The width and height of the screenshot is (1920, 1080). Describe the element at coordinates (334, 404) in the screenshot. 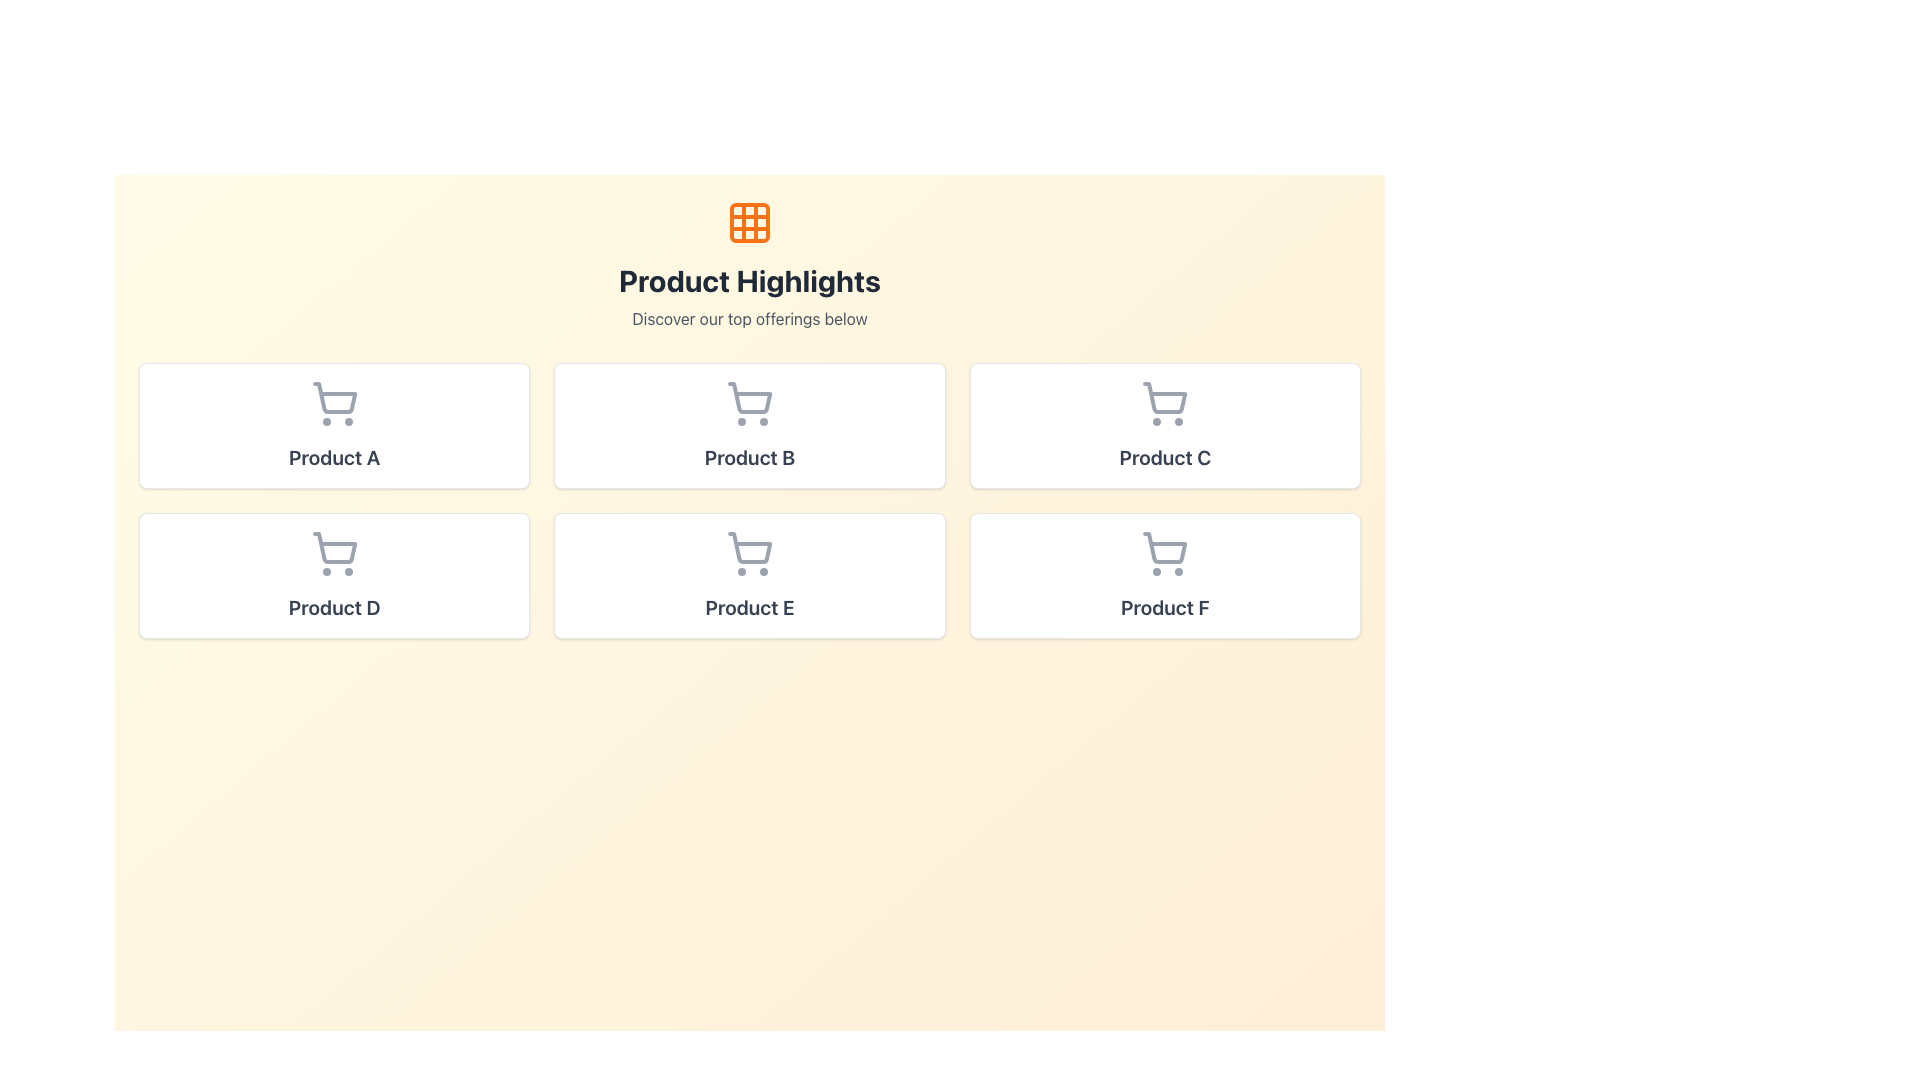

I see `the decorative shopping cart icon located at the top-left section of the grid layout above the text 'Product A'` at that location.